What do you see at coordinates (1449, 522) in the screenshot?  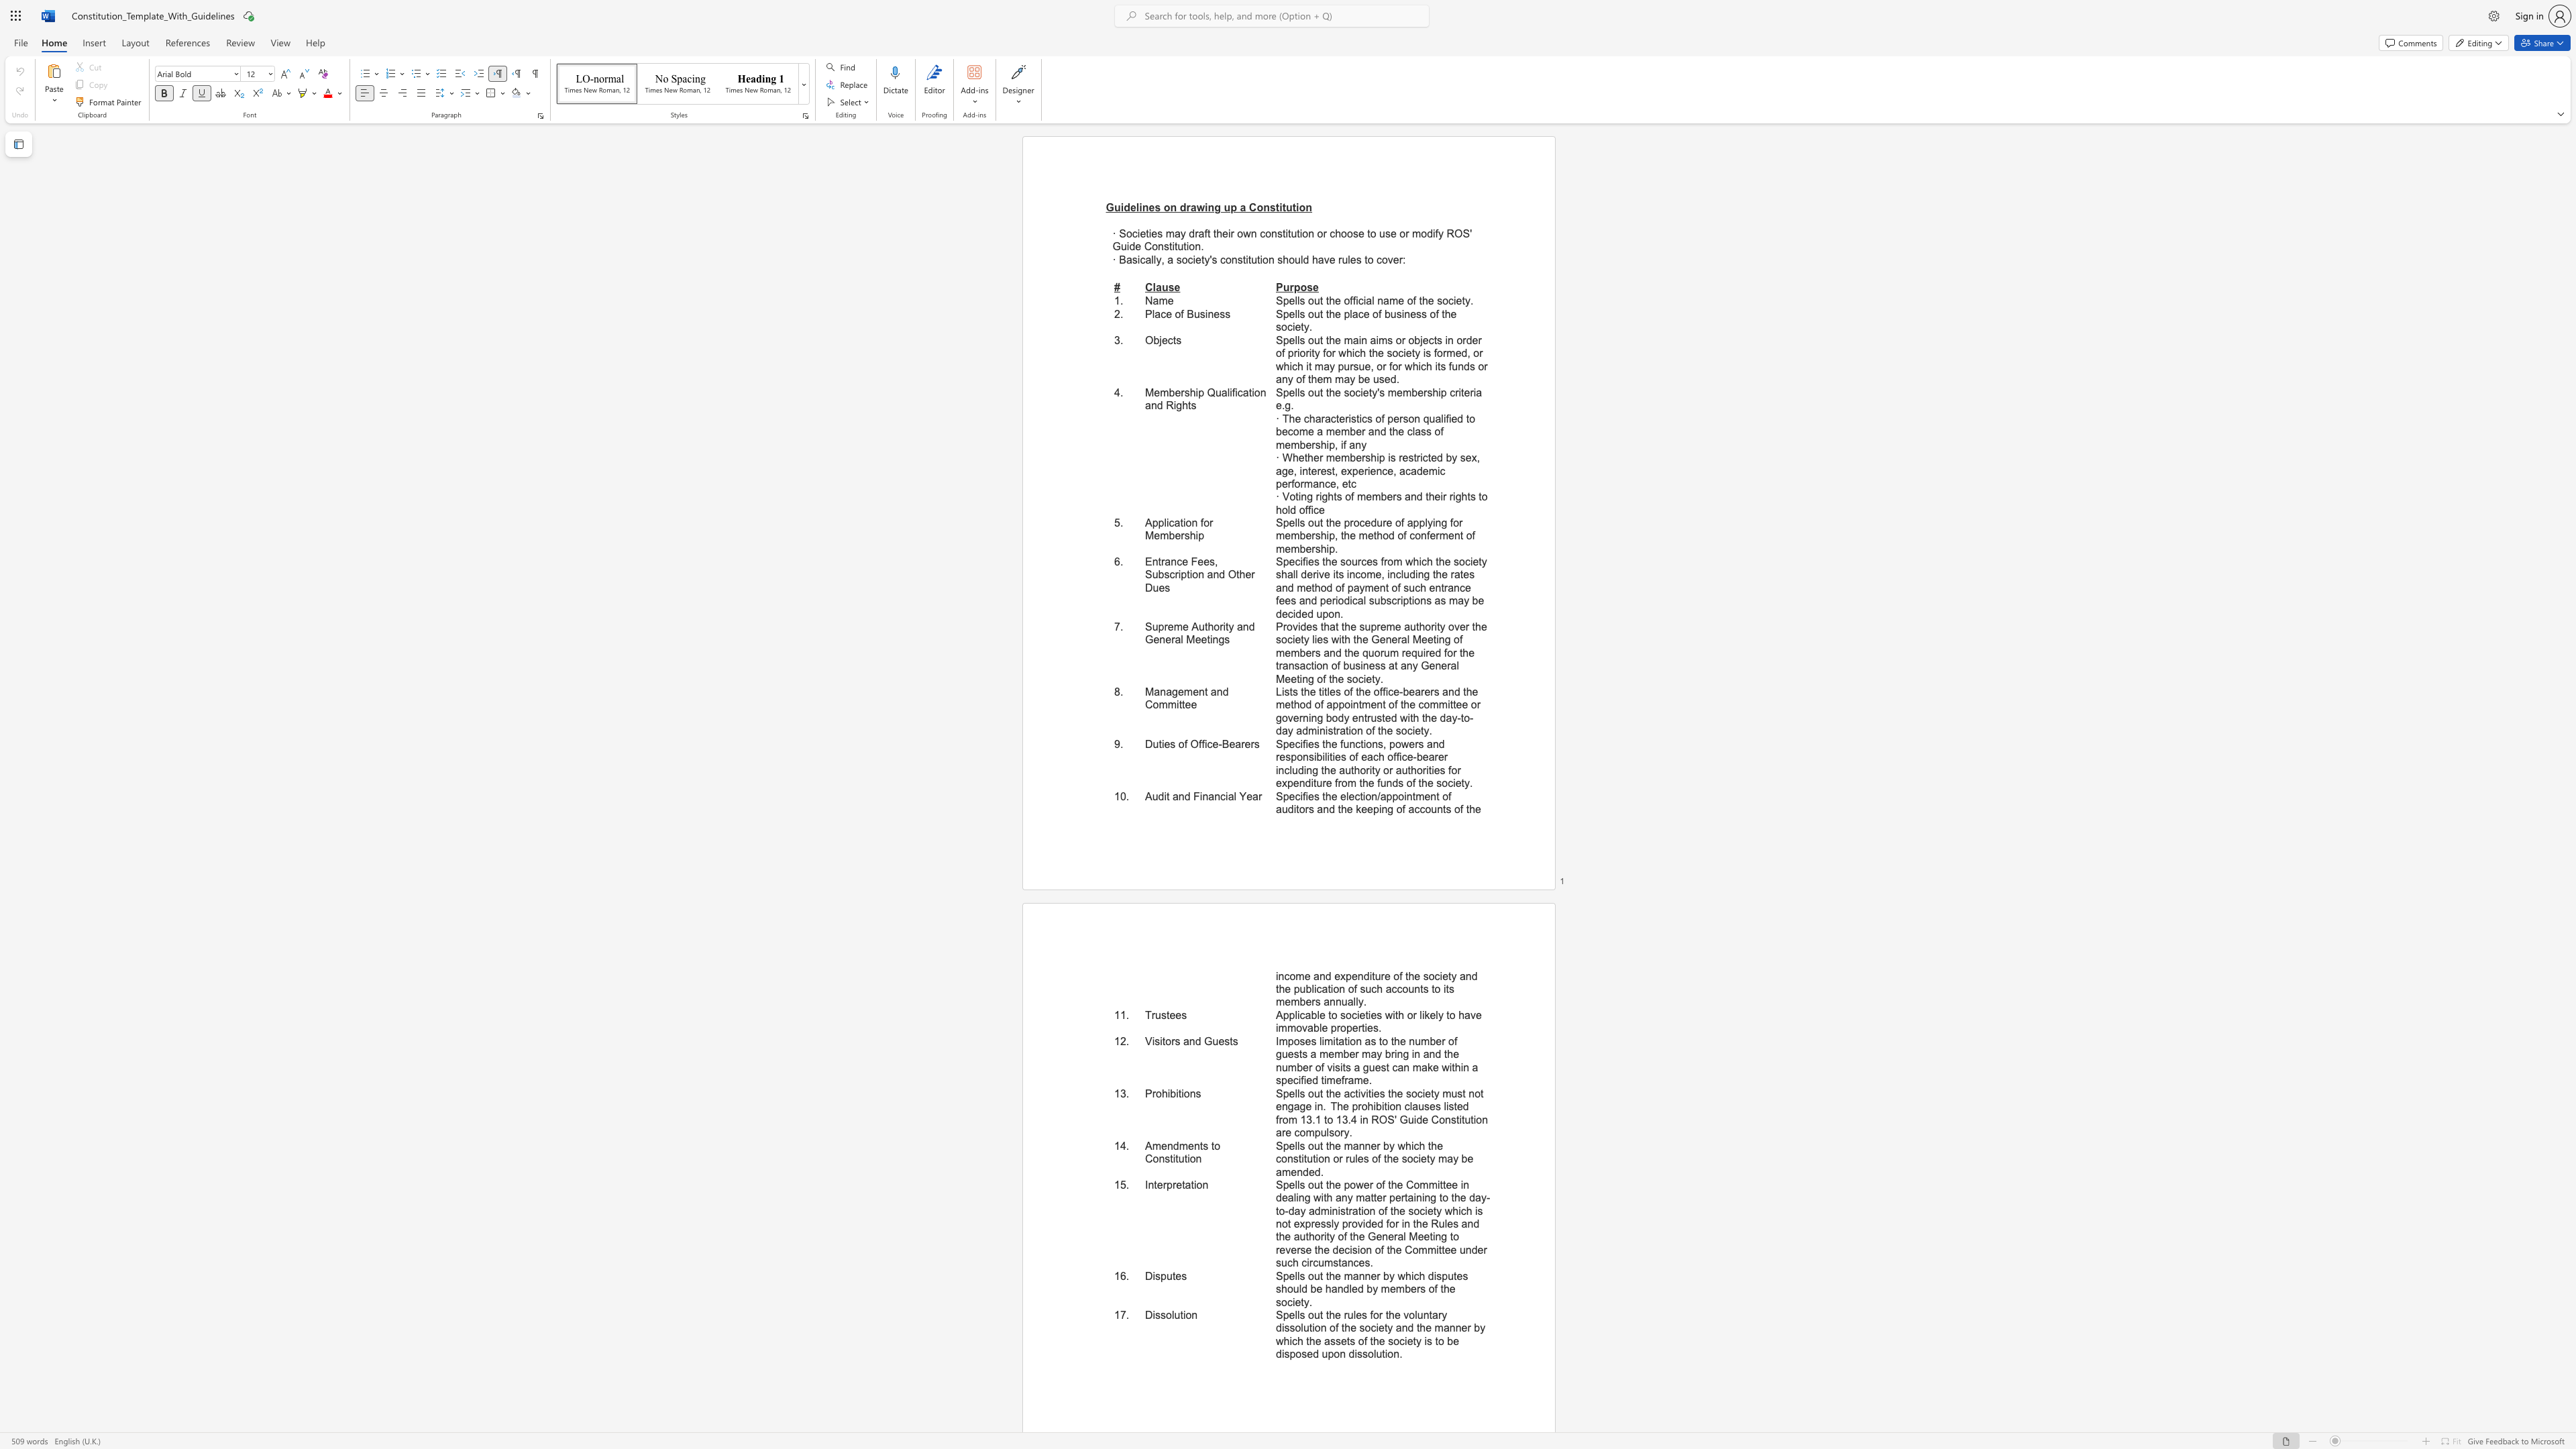 I see `the subset text "for membership, the method of conferment" within the text "Spells out the procedure of applying for membership, the method of conferment of membership."` at bounding box center [1449, 522].